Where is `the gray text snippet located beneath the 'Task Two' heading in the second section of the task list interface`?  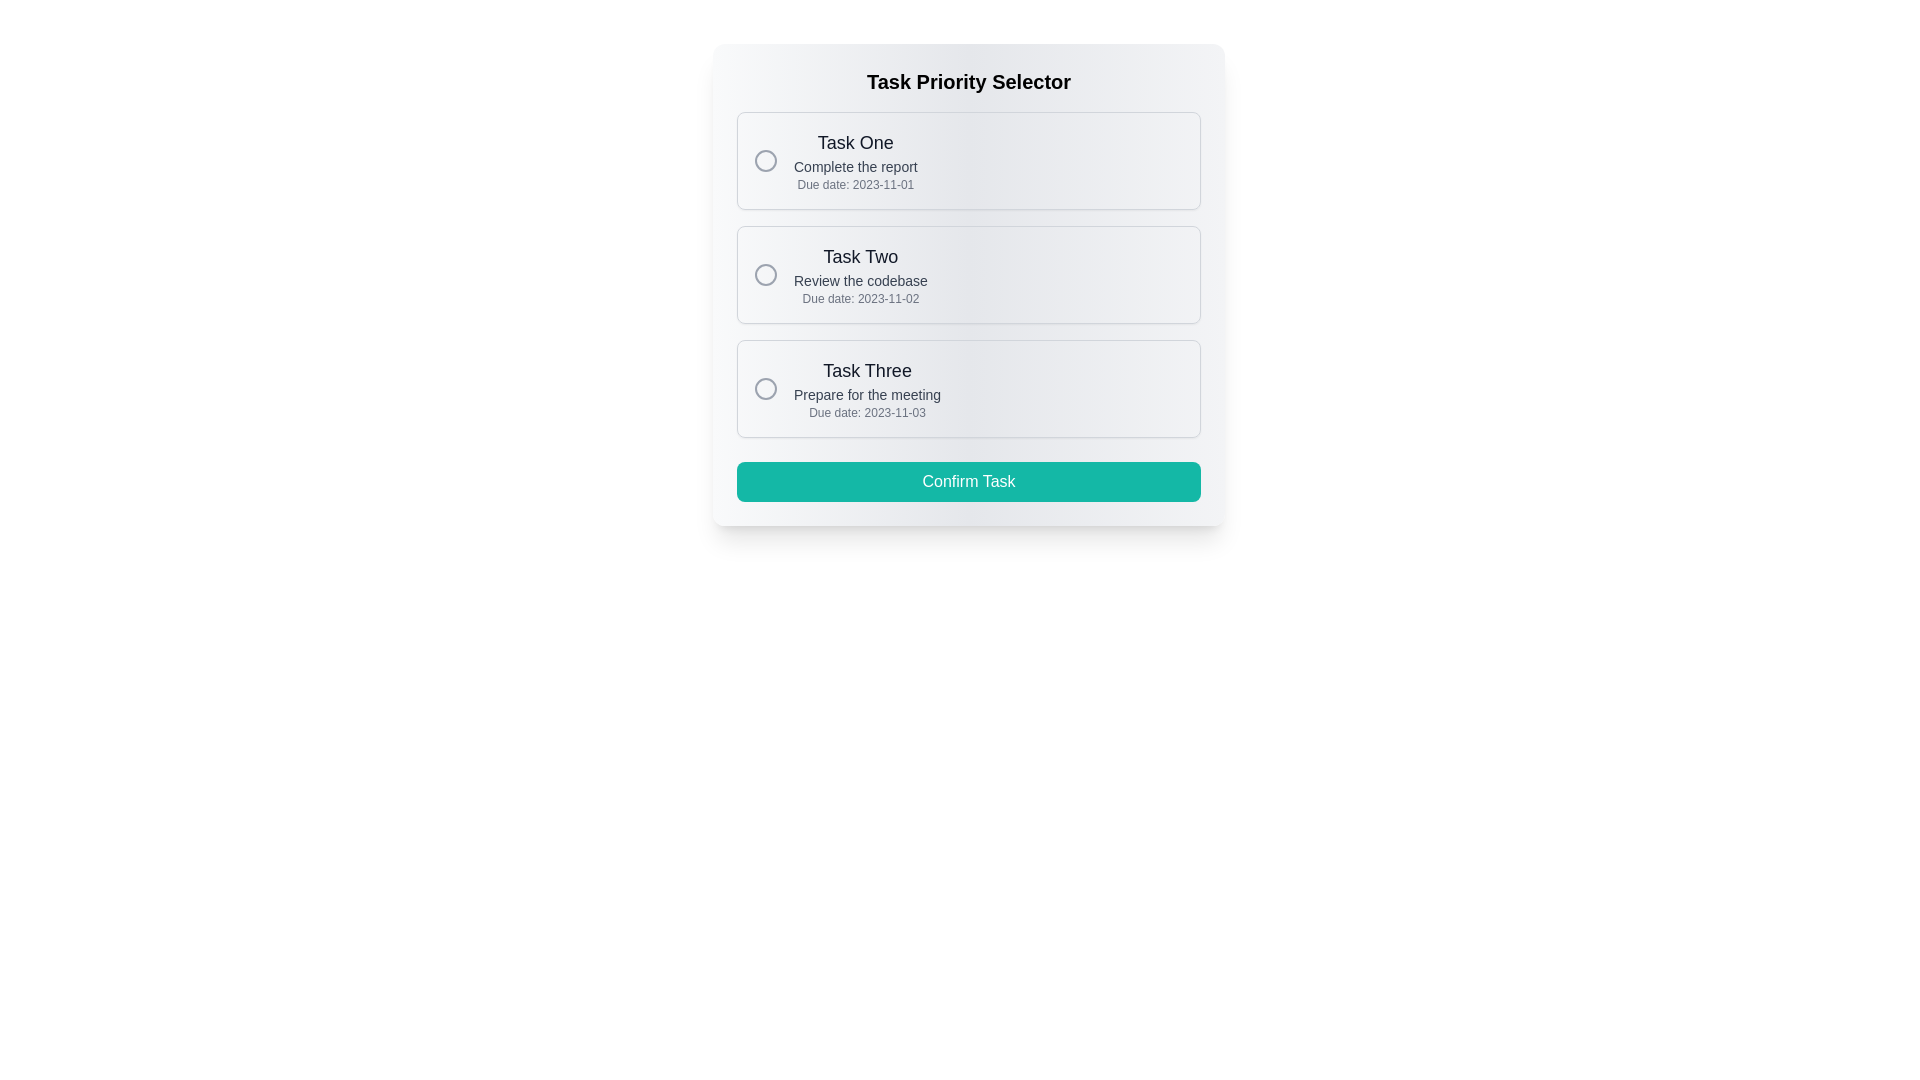
the gray text snippet located beneath the 'Task Two' heading in the second section of the task list interface is located at coordinates (860, 281).